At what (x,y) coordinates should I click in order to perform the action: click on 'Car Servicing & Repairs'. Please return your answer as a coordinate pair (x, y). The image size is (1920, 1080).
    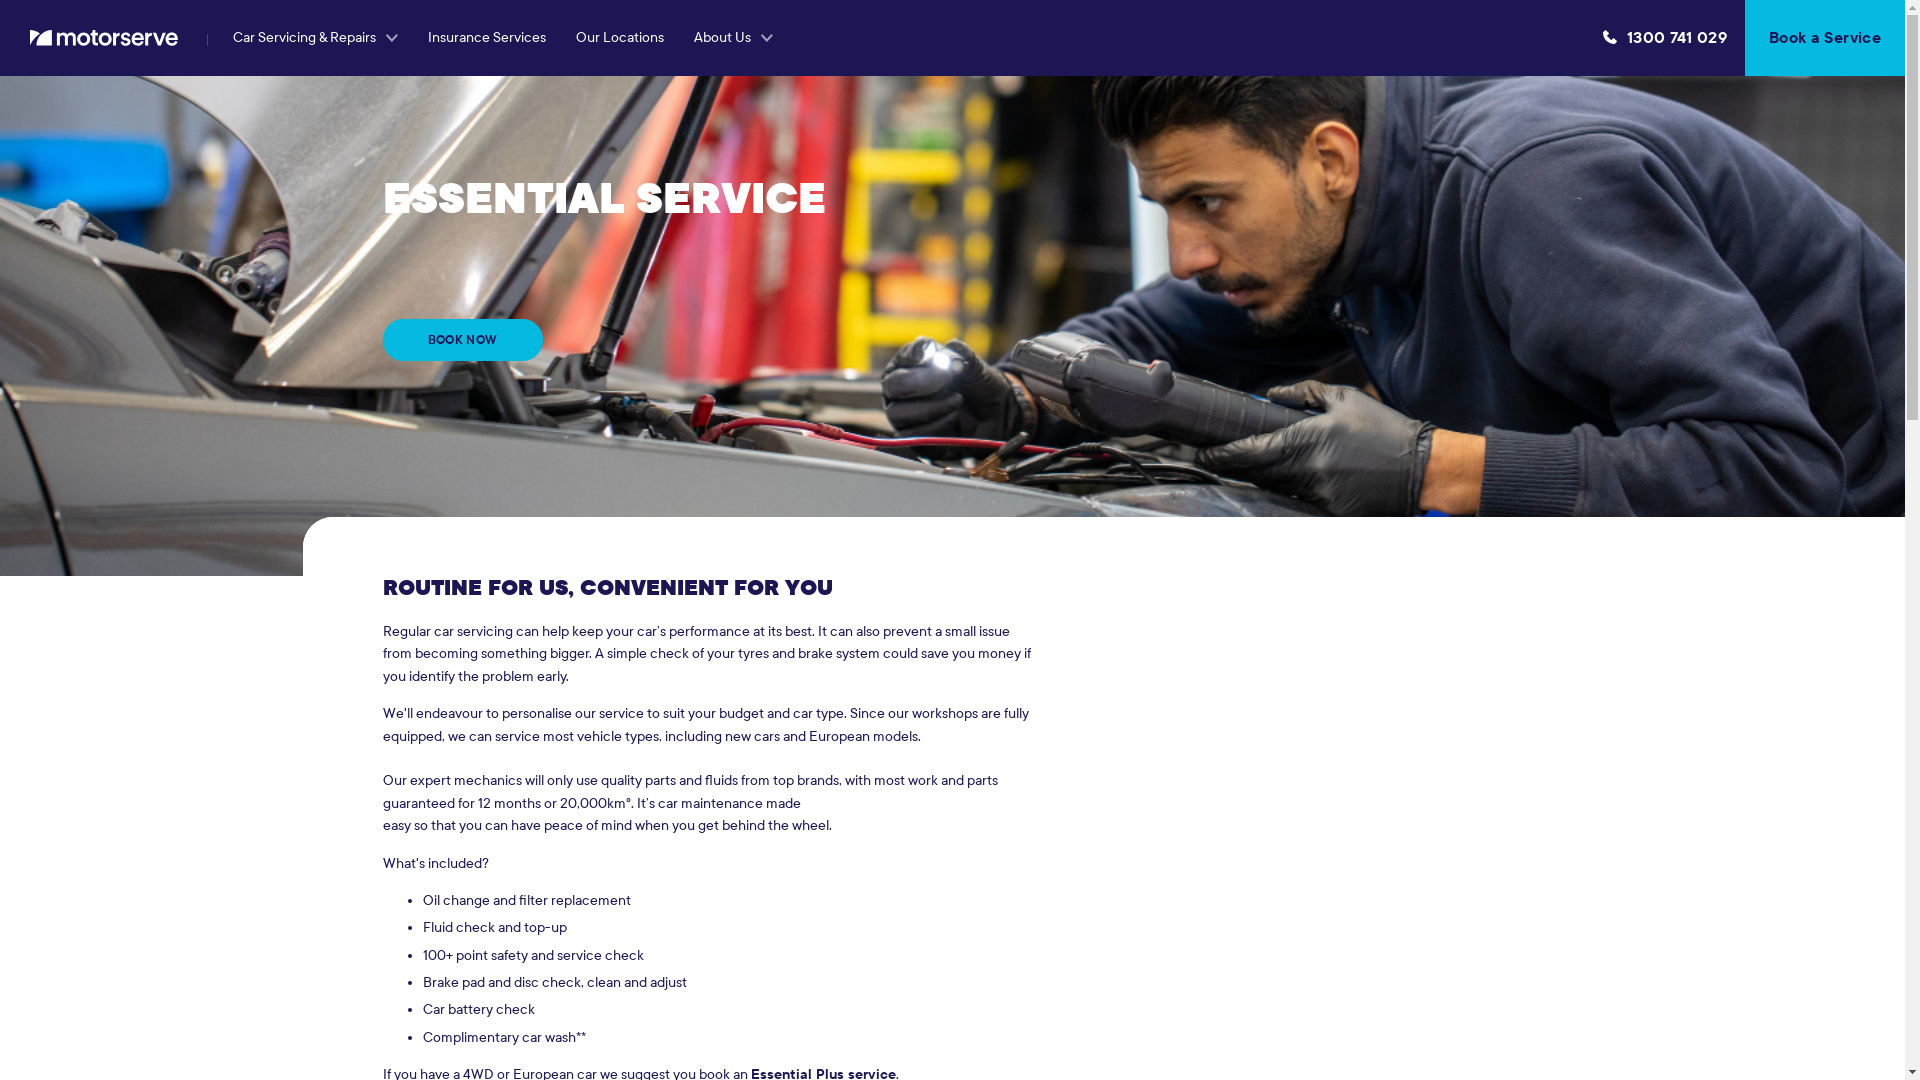
    Looking at the image, I should click on (314, 38).